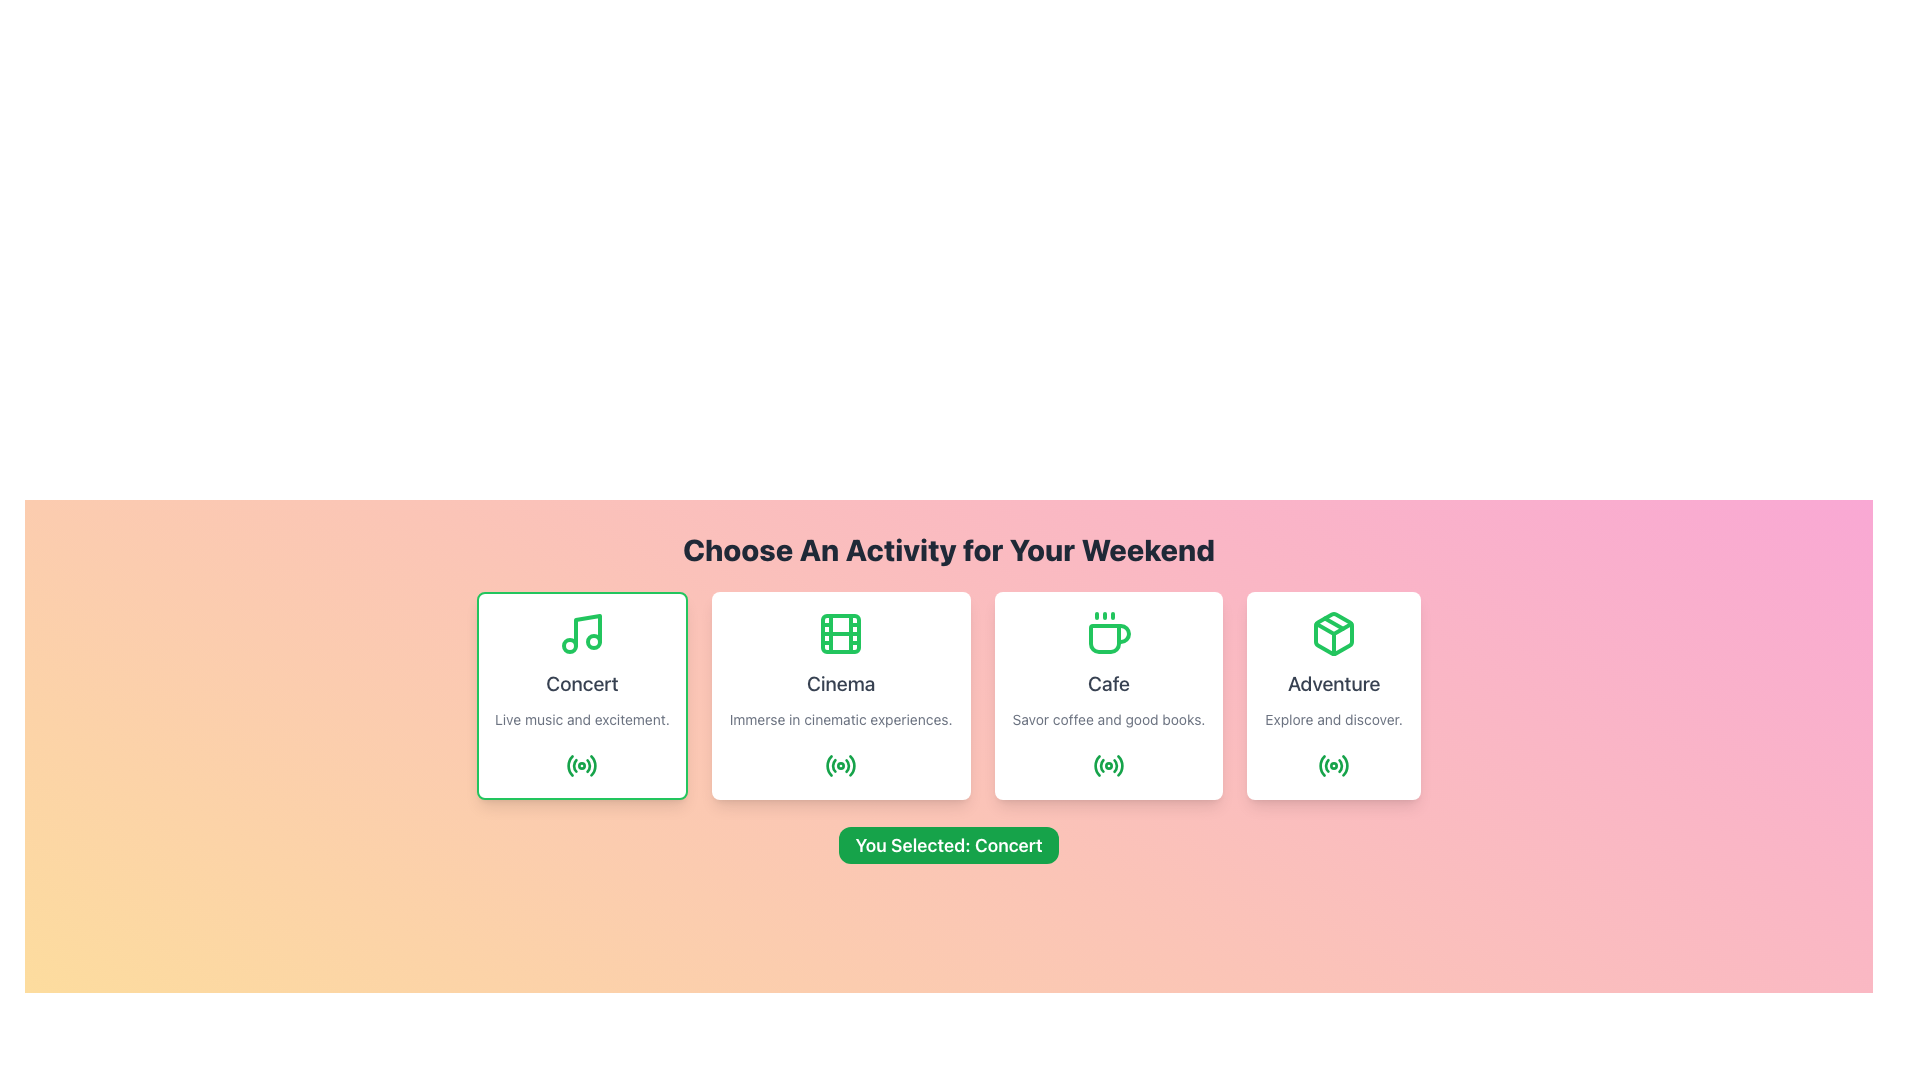  What do you see at coordinates (841, 633) in the screenshot?
I see `the SVG Rectangle that forms part of the 'Cinema' activity option icon in the second column of the activity selection grid` at bounding box center [841, 633].